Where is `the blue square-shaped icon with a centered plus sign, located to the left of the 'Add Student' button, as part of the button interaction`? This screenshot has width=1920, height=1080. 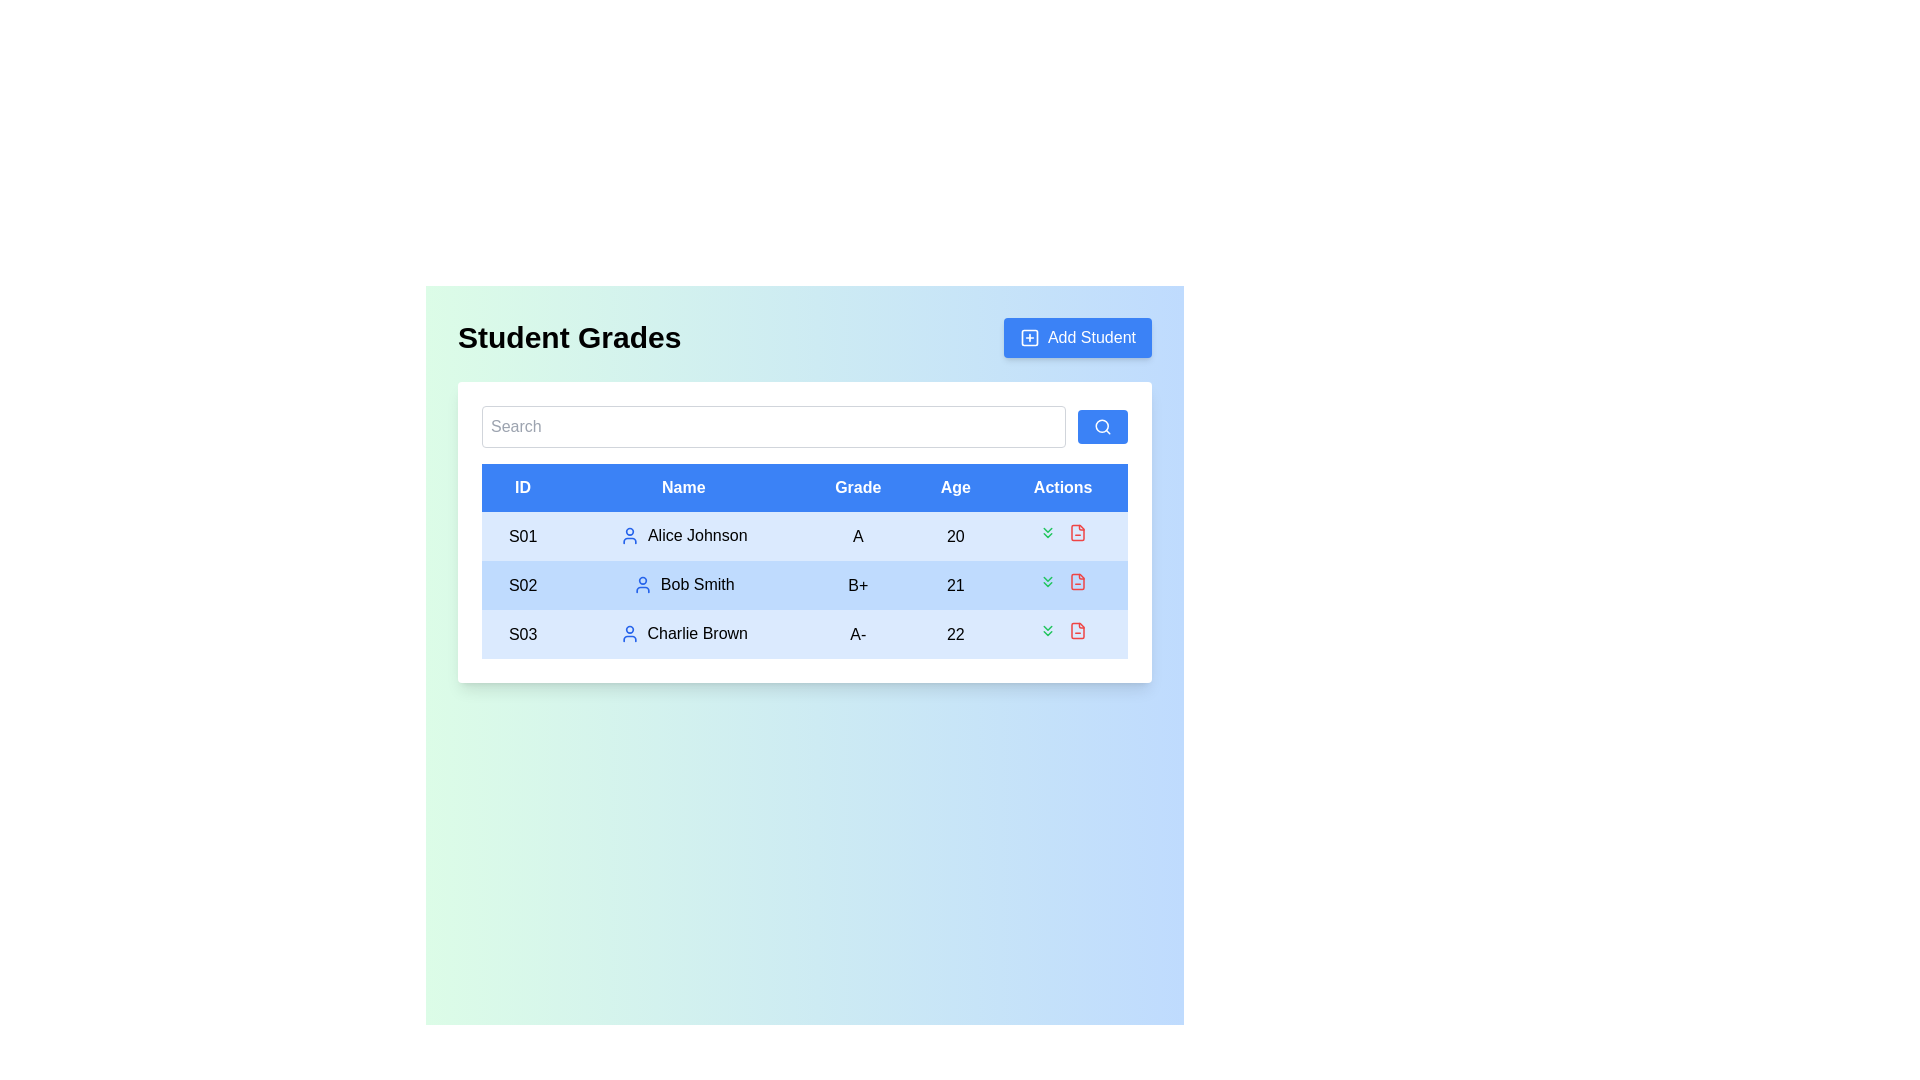
the blue square-shaped icon with a centered plus sign, located to the left of the 'Add Student' button, as part of the button interaction is located at coordinates (1029, 337).